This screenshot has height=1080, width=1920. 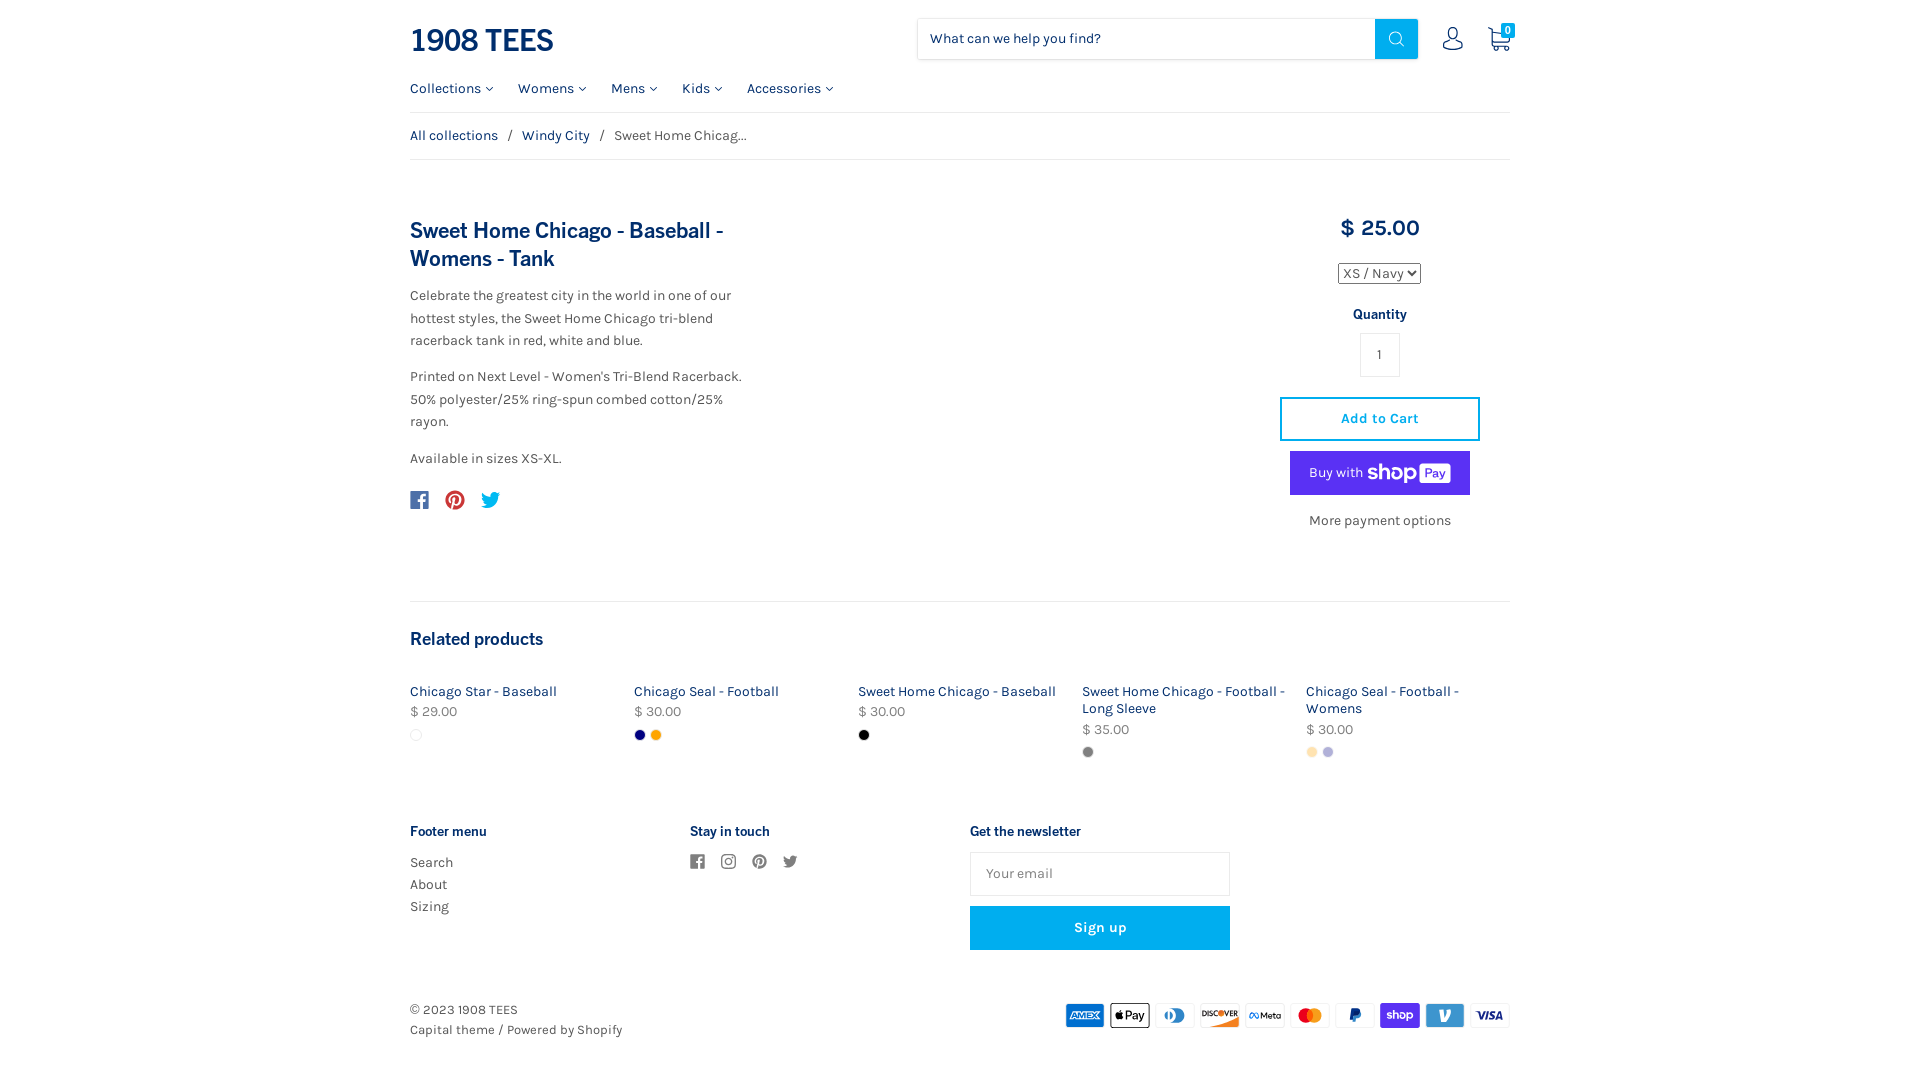 I want to click on 'Chicago Star - Baseball', so click(x=483, y=690).